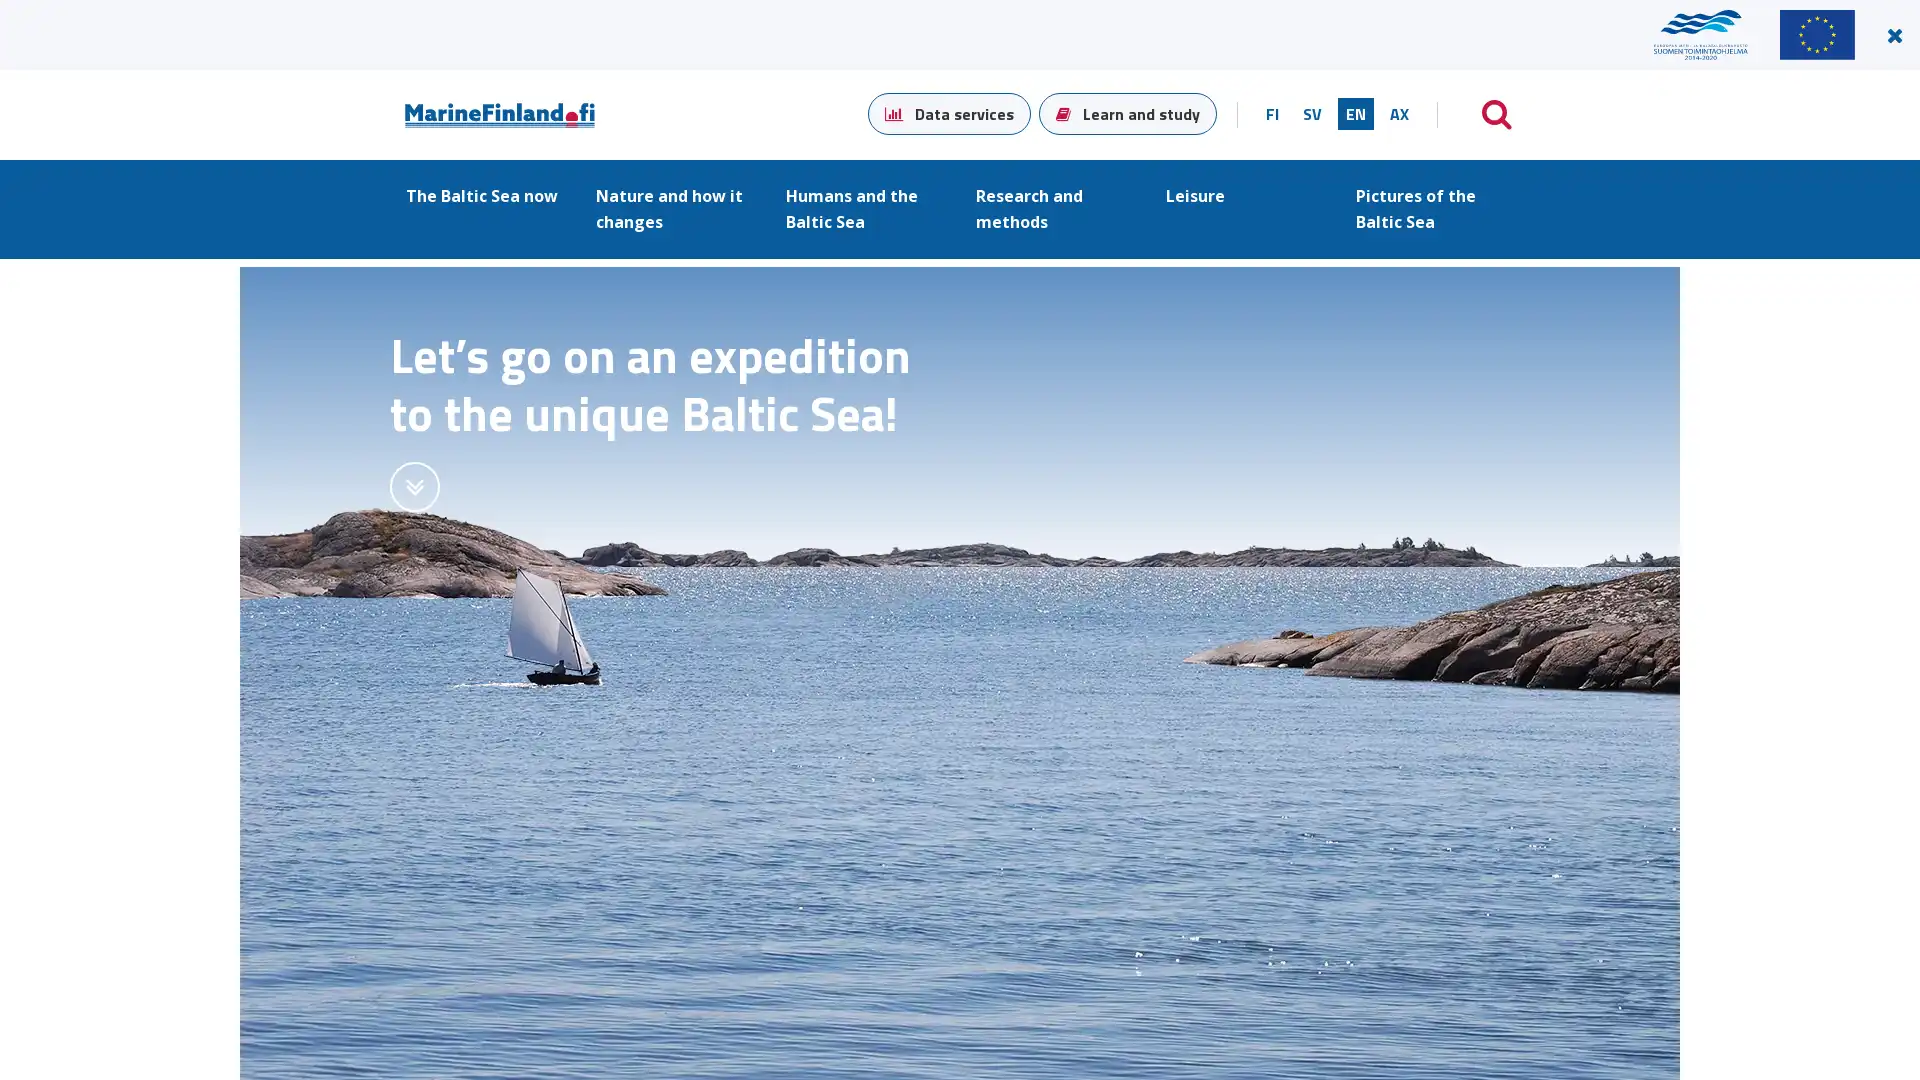 This screenshot has width=1920, height=1080. What do you see at coordinates (413, 486) in the screenshot?
I see `Siirry seuraavaan osioon` at bounding box center [413, 486].